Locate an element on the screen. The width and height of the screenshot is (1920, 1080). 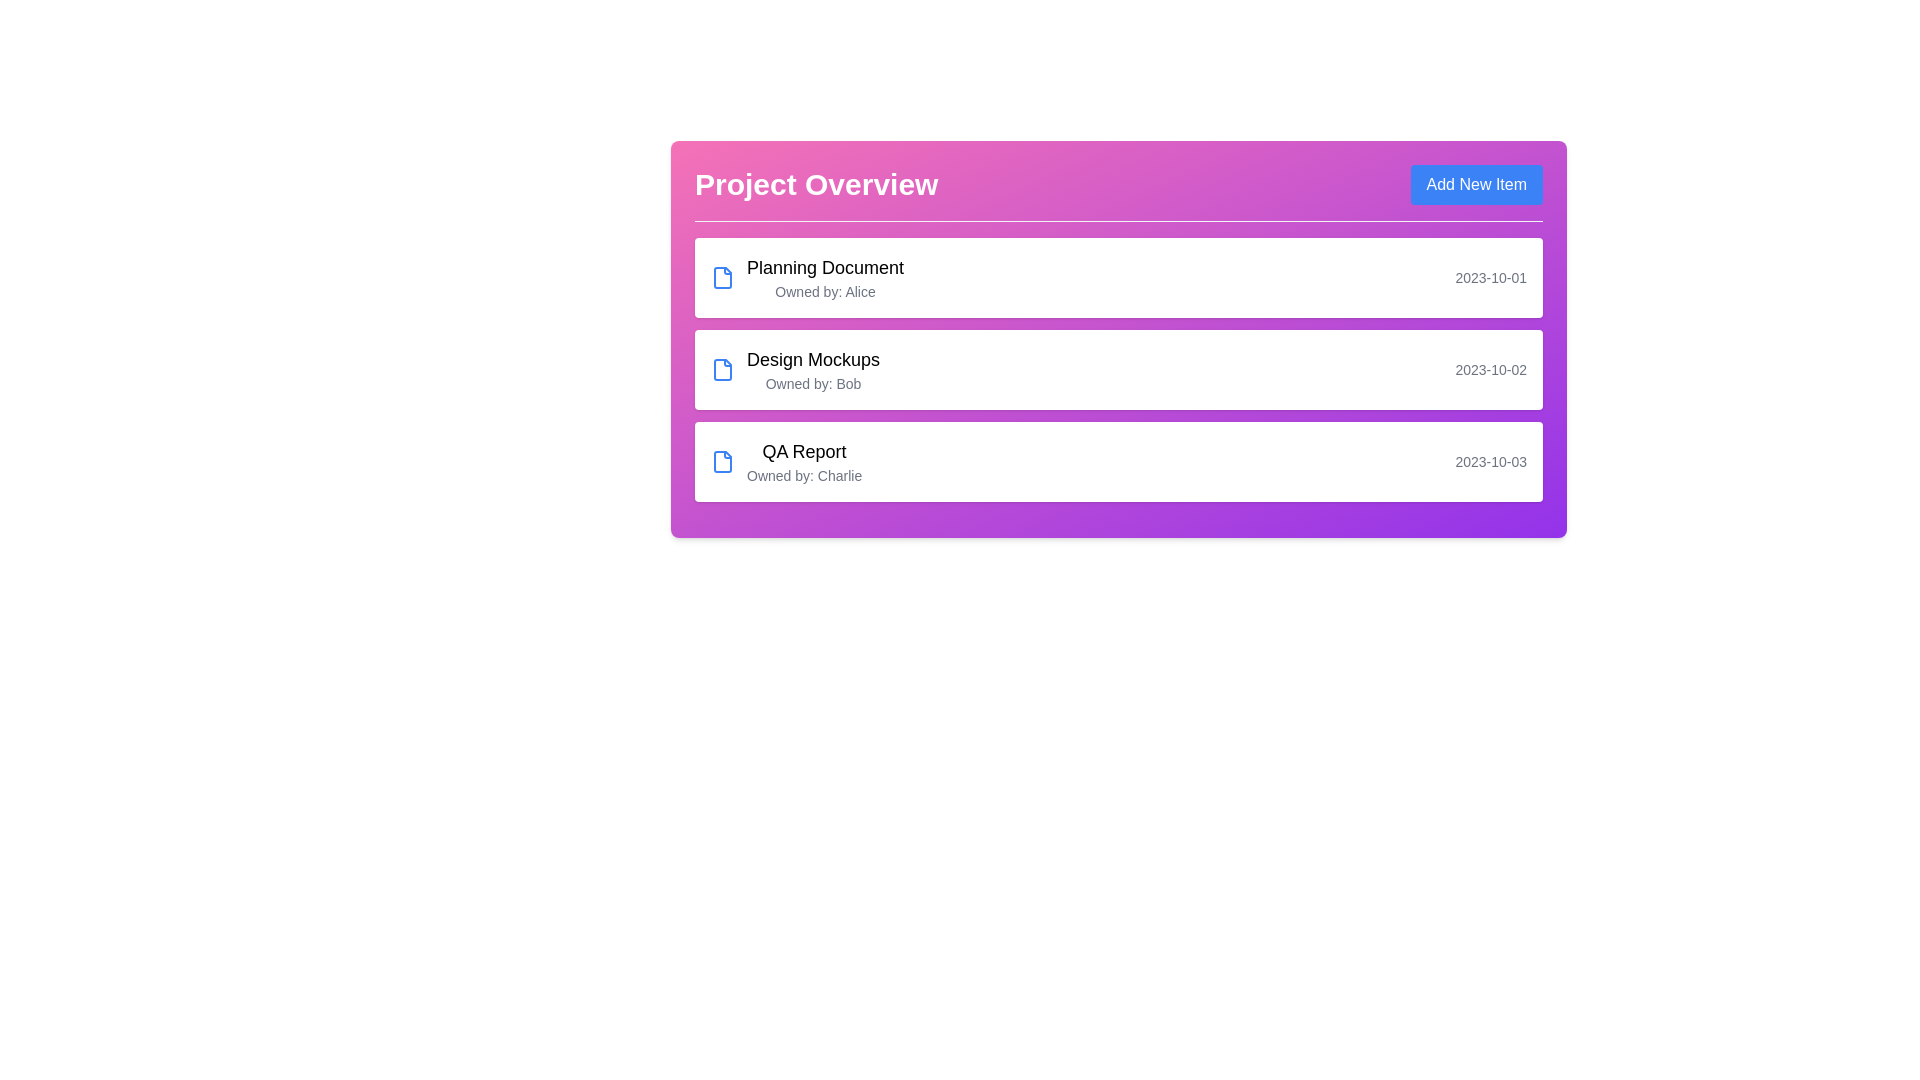
the title and ownership descriptor text element located in the first card of the vertical list, positioned near the top-right section, flanked by a blue file icon is located at coordinates (825, 277).